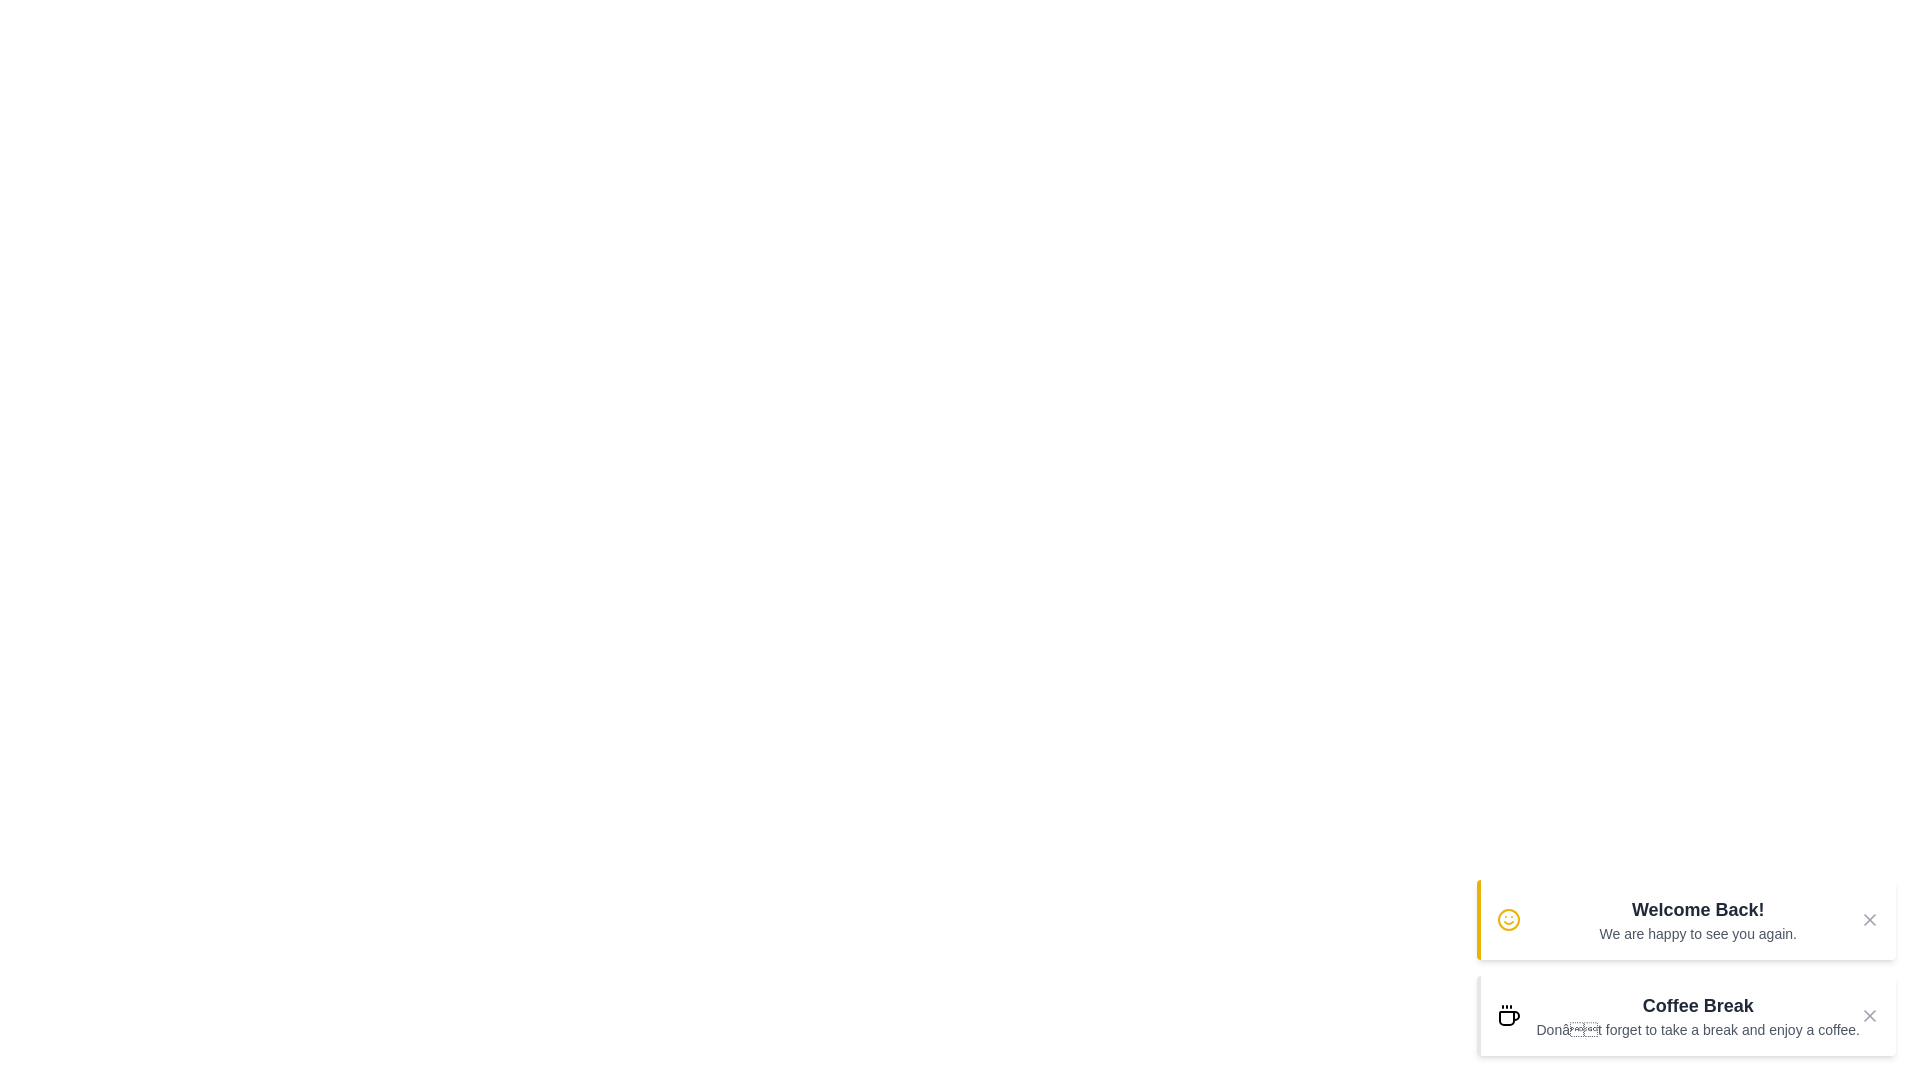 The width and height of the screenshot is (1920, 1080). I want to click on the notification to observe any visual changes, so click(1684, 920).